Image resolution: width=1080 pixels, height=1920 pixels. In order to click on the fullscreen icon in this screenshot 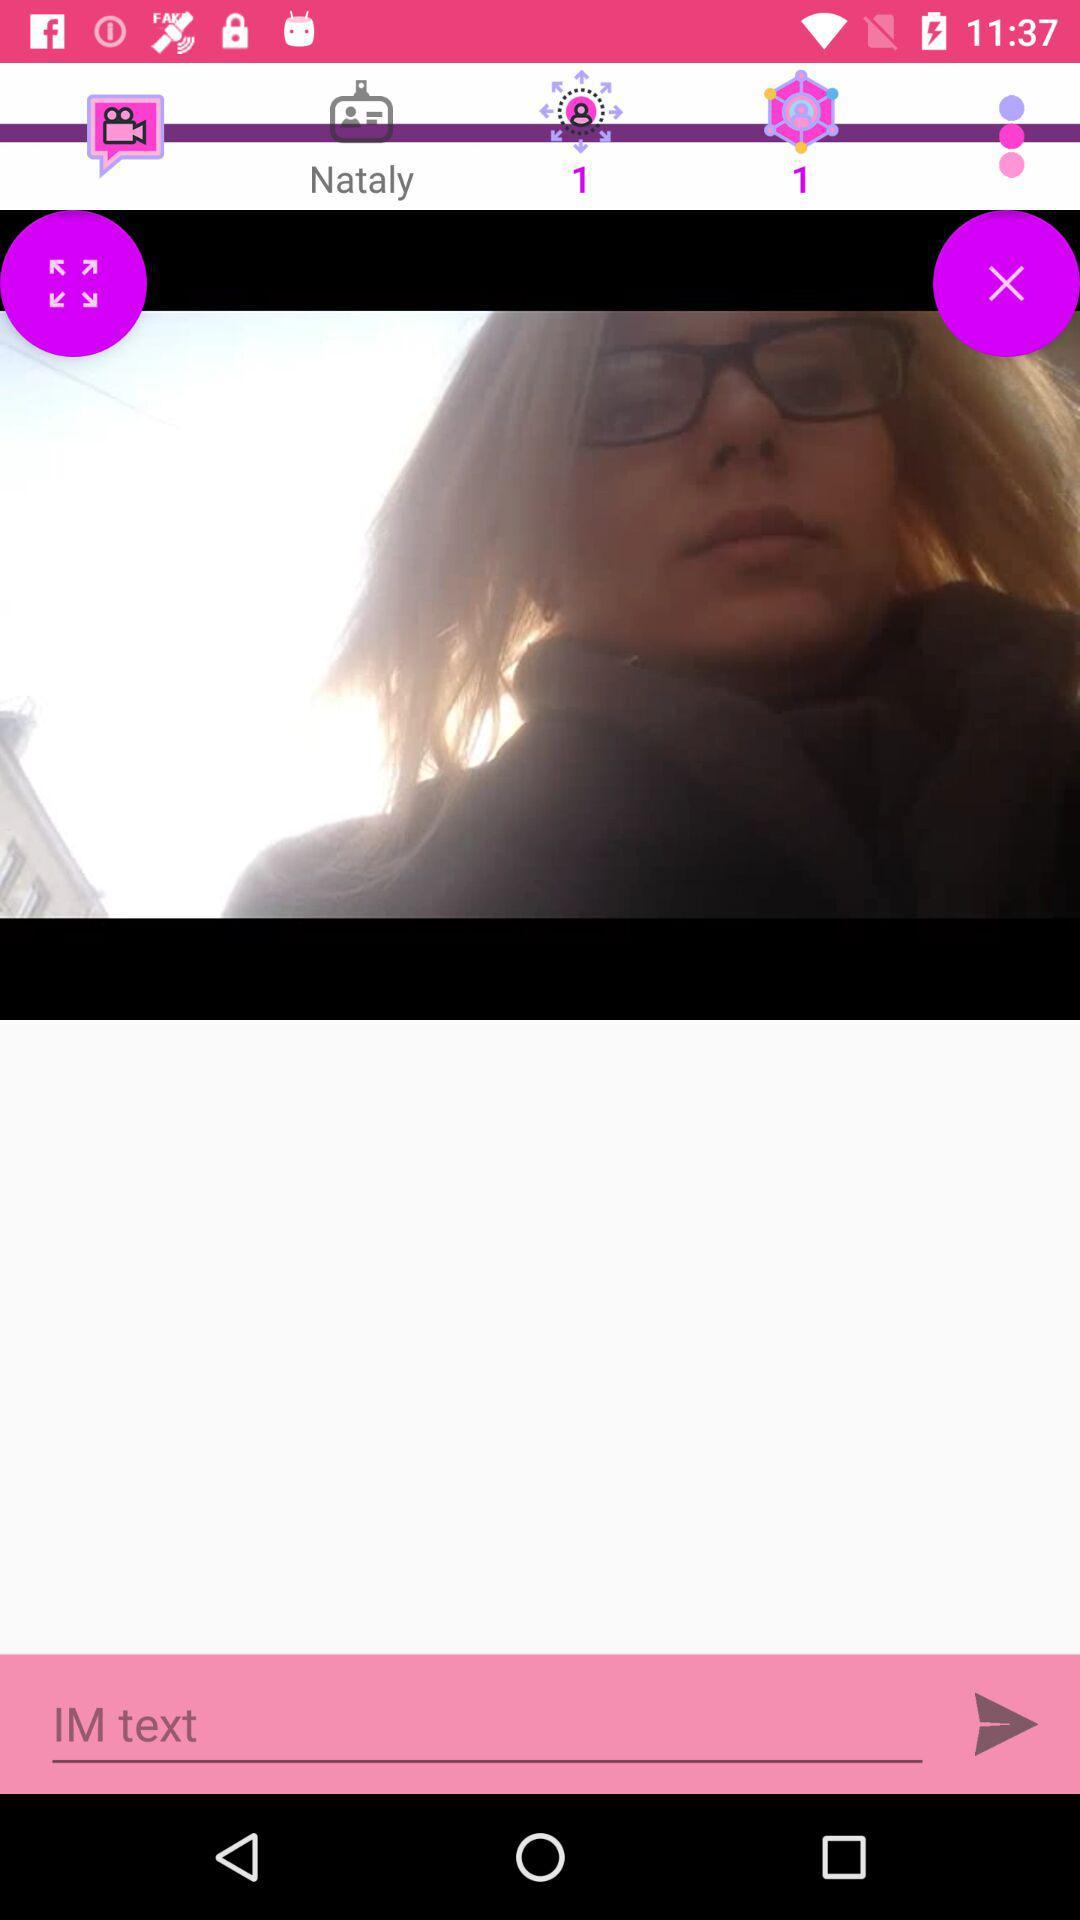, I will do `click(72, 282)`.